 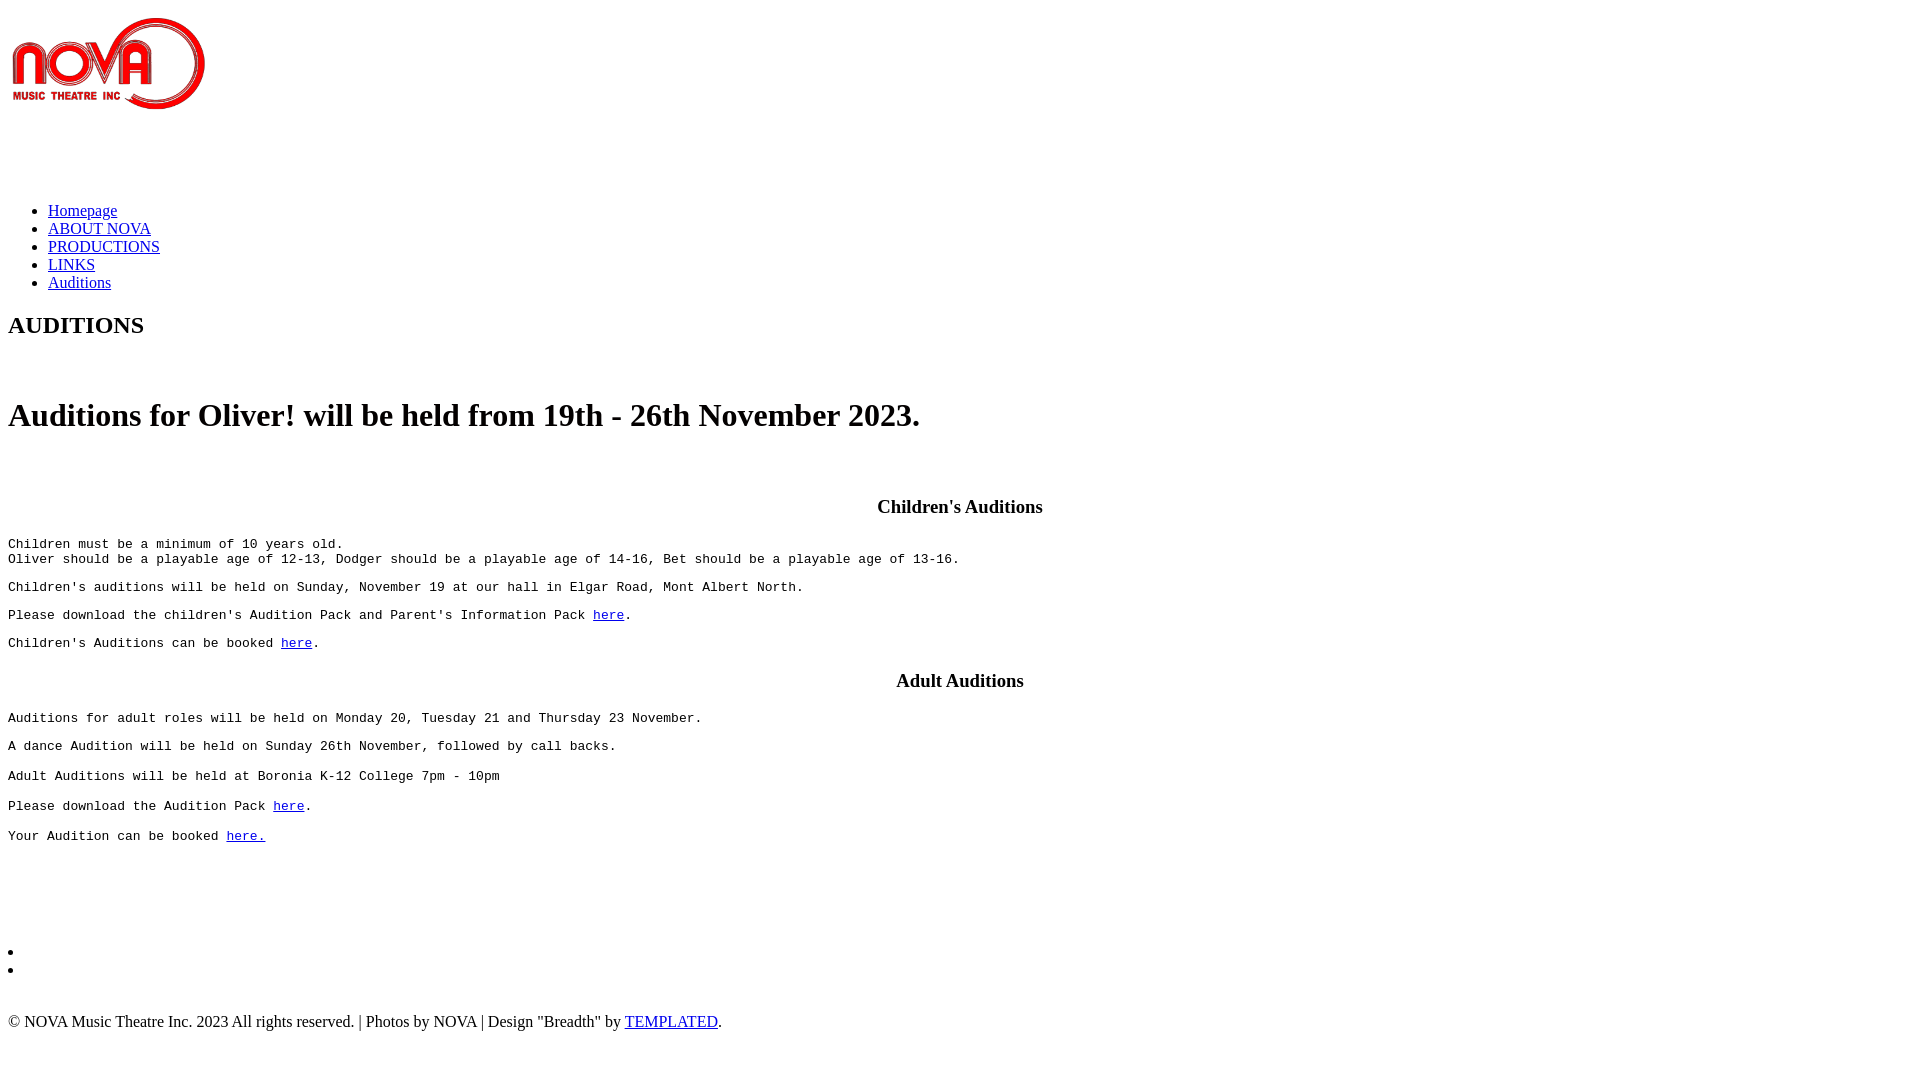 What do you see at coordinates (71, 263) in the screenshot?
I see `'LINKS'` at bounding box center [71, 263].